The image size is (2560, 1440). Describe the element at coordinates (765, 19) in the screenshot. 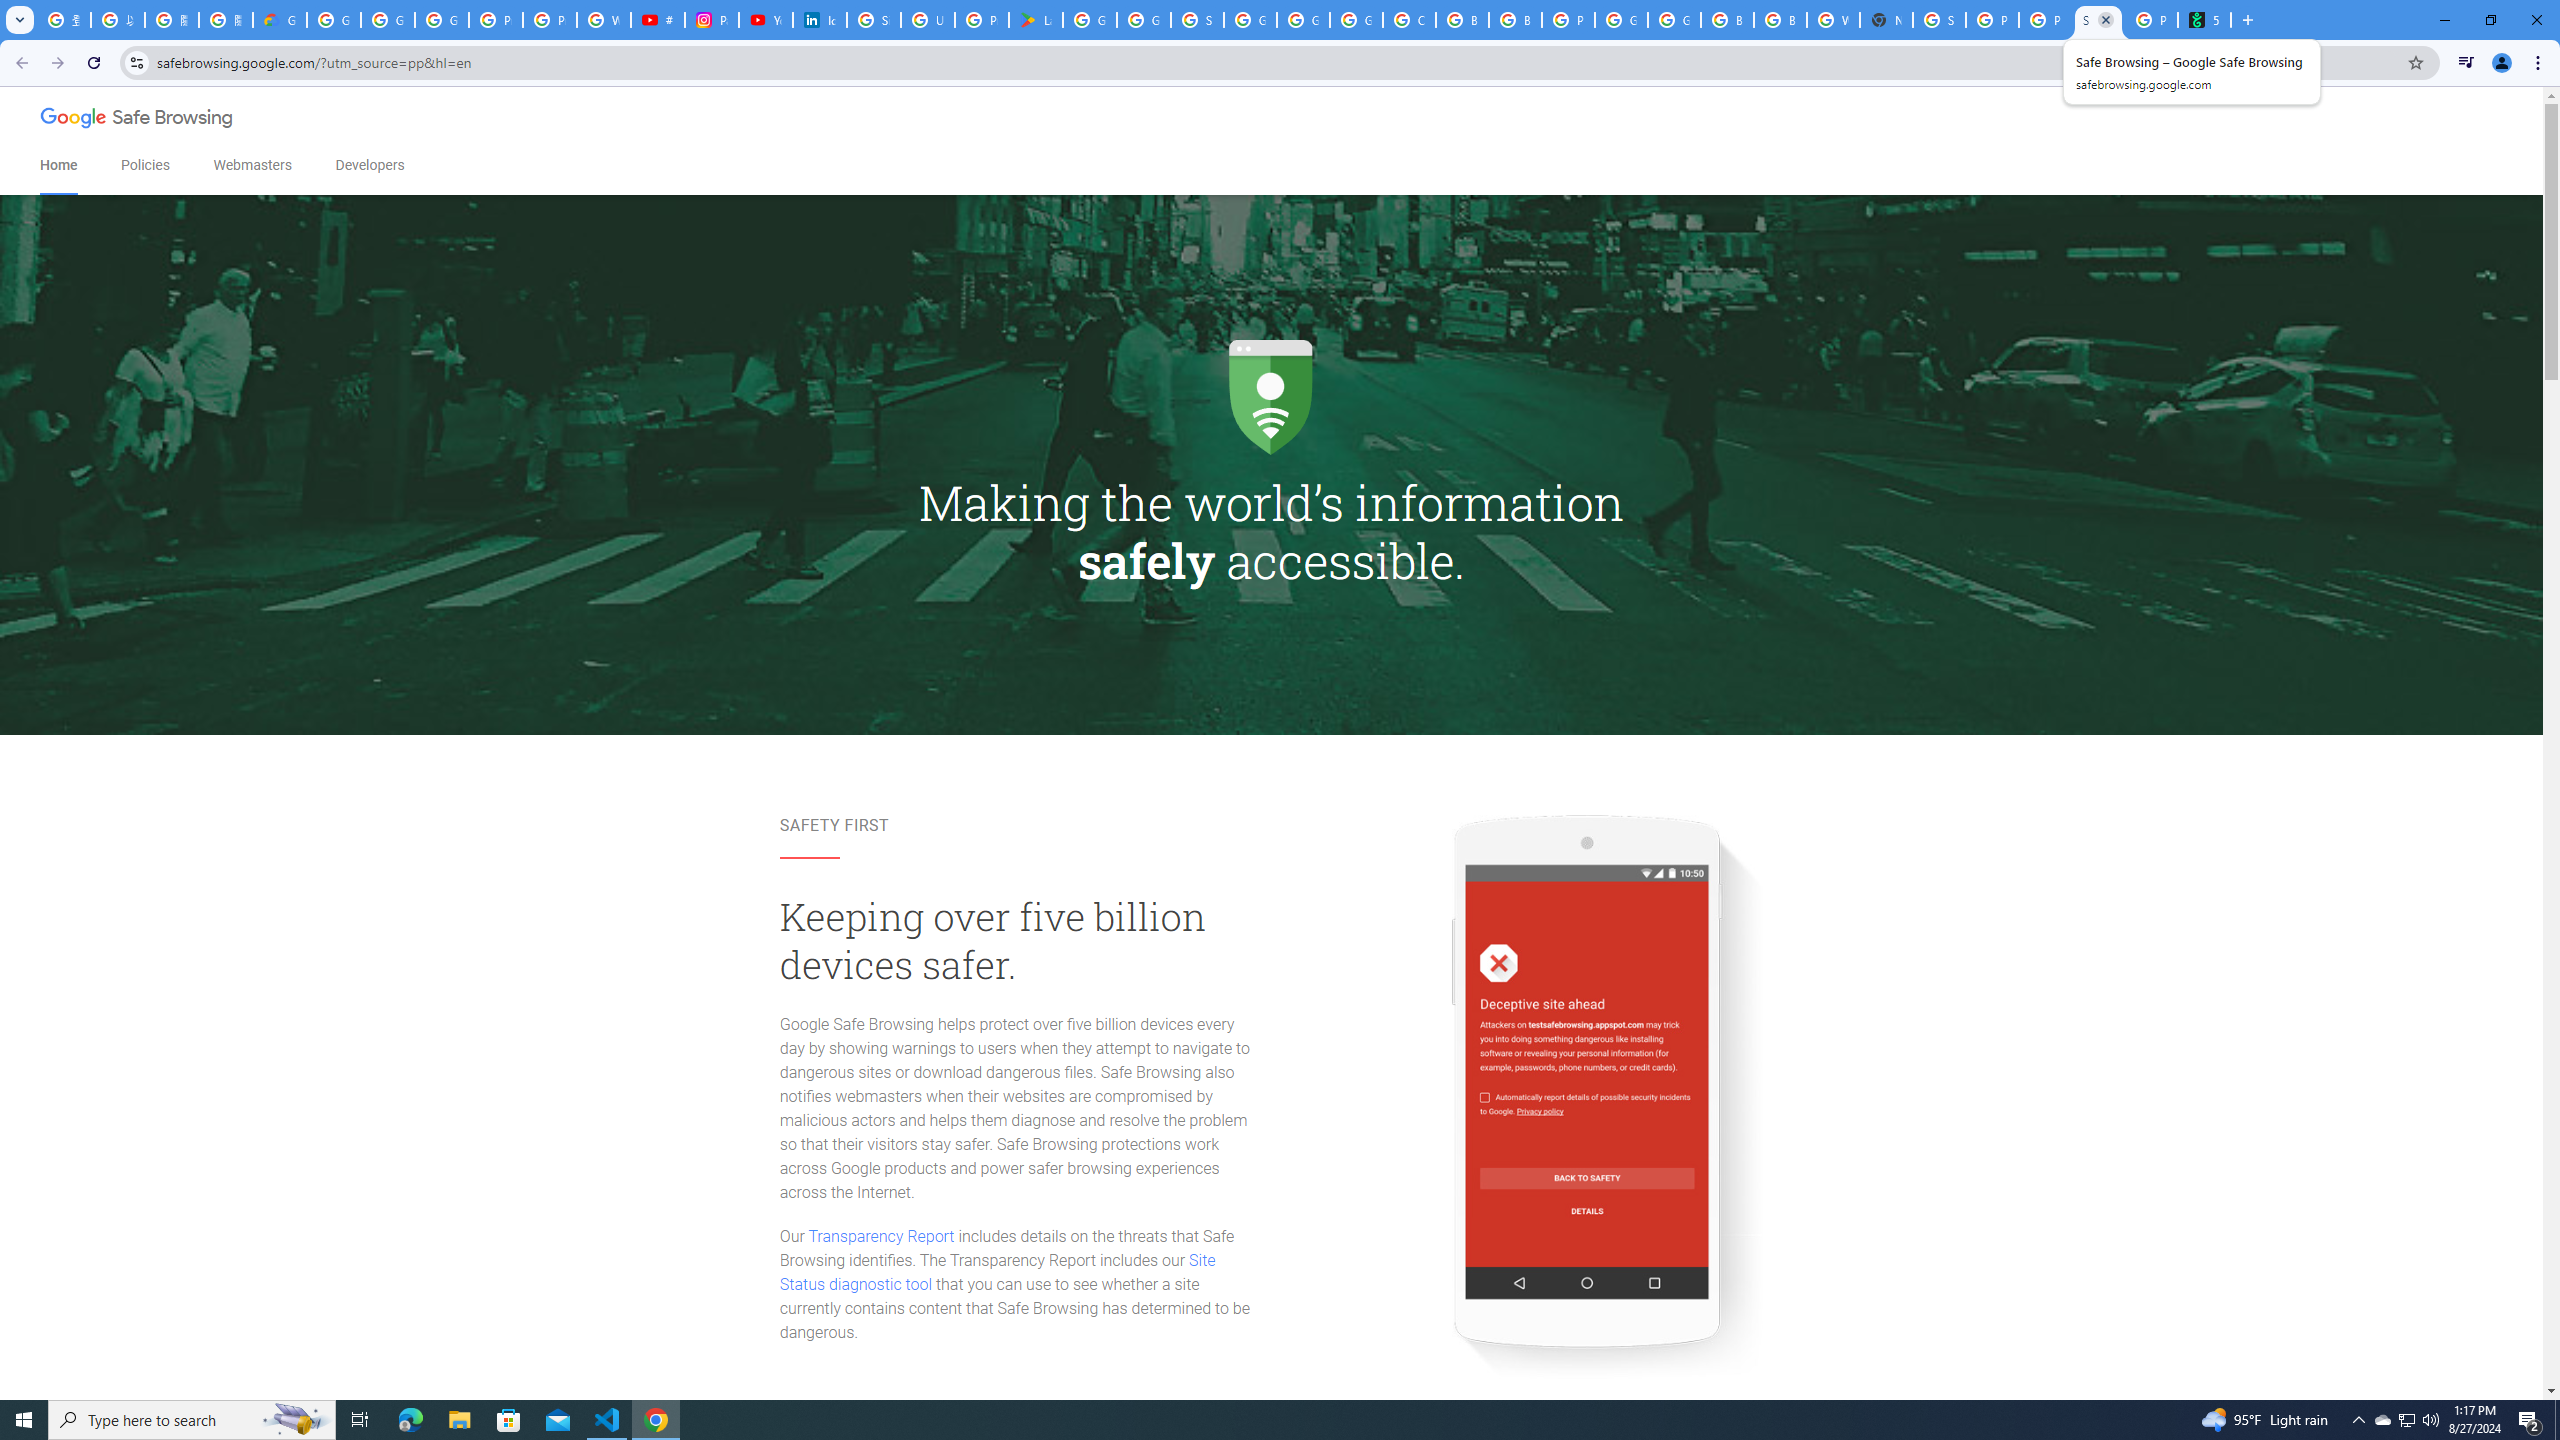

I see `'YouTube Culture & Trends - On The Rise: Handcam Videos'` at that location.